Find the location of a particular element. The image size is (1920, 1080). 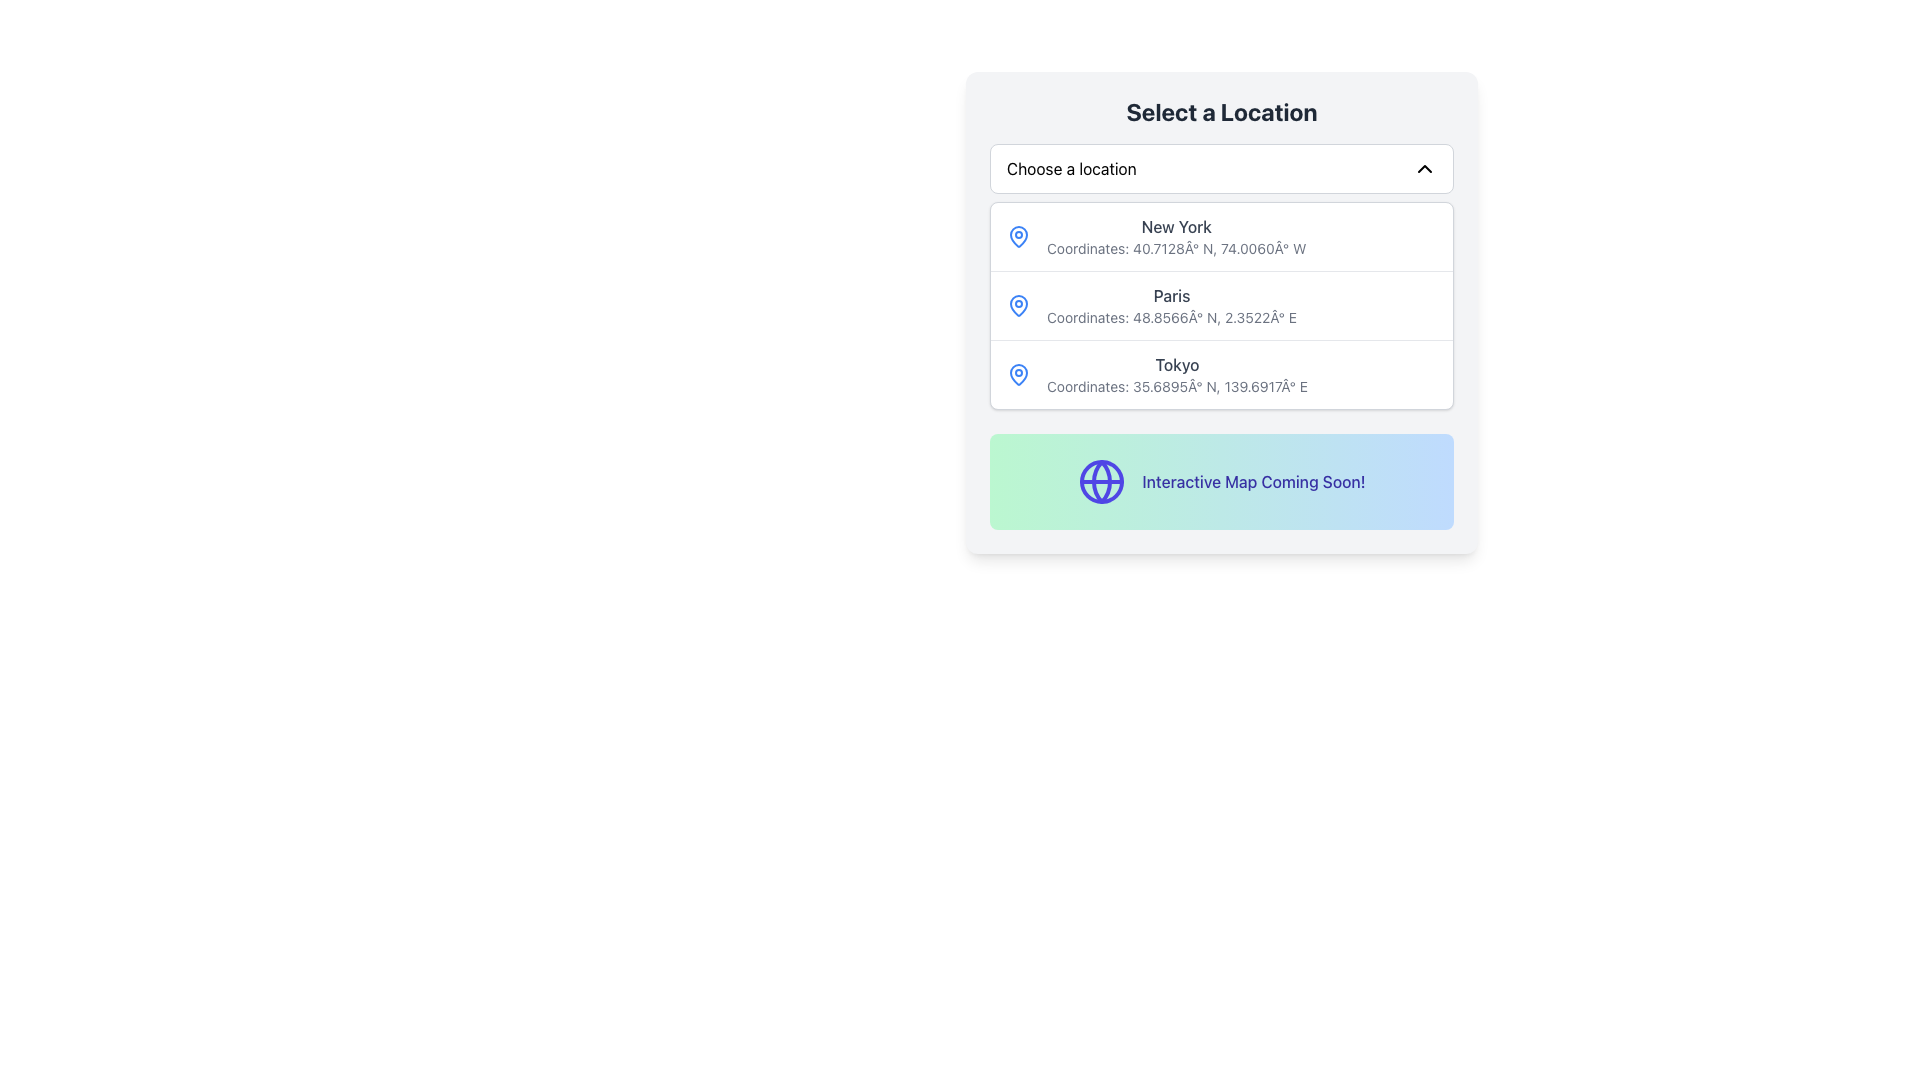

the map pin icon on the left side of the entry labeled 'Tokyo' in the location list is located at coordinates (1018, 374).